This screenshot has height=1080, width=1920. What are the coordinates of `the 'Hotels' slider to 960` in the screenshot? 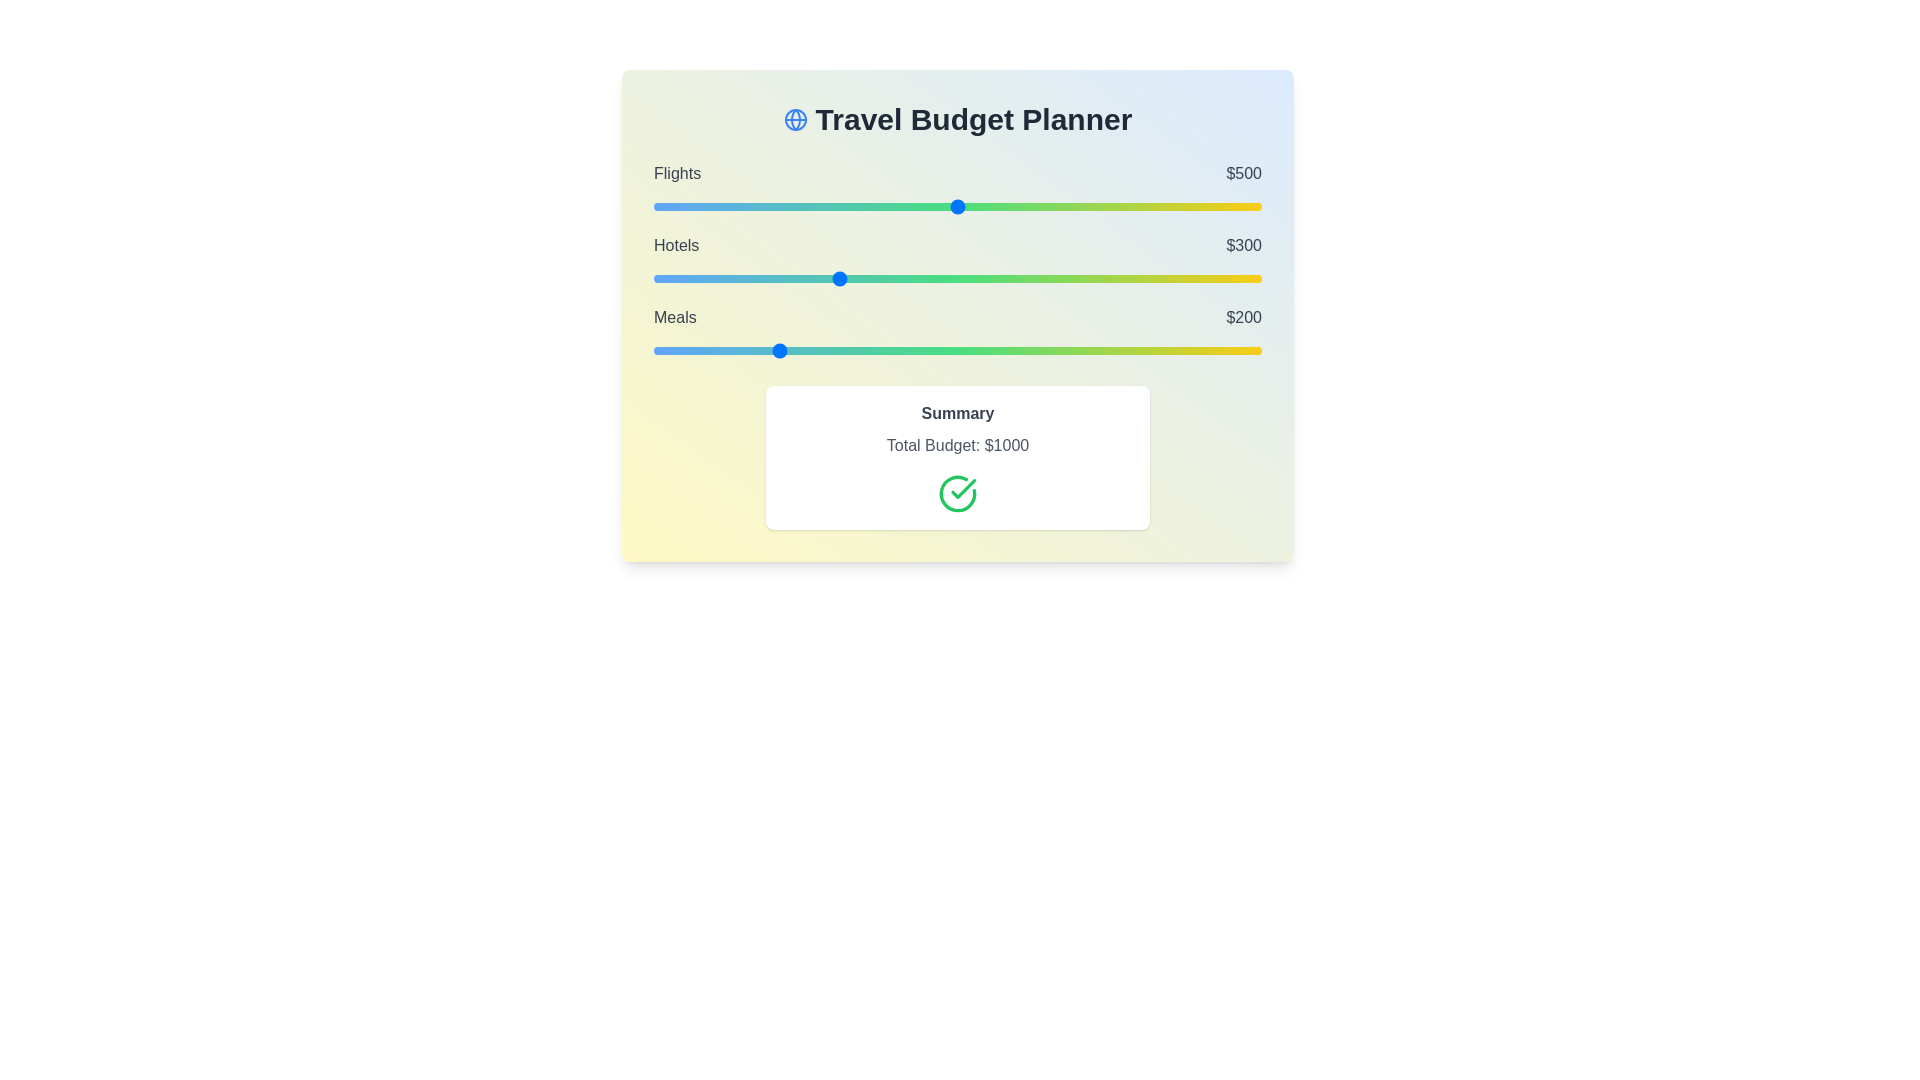 It's located at (1236, 278).